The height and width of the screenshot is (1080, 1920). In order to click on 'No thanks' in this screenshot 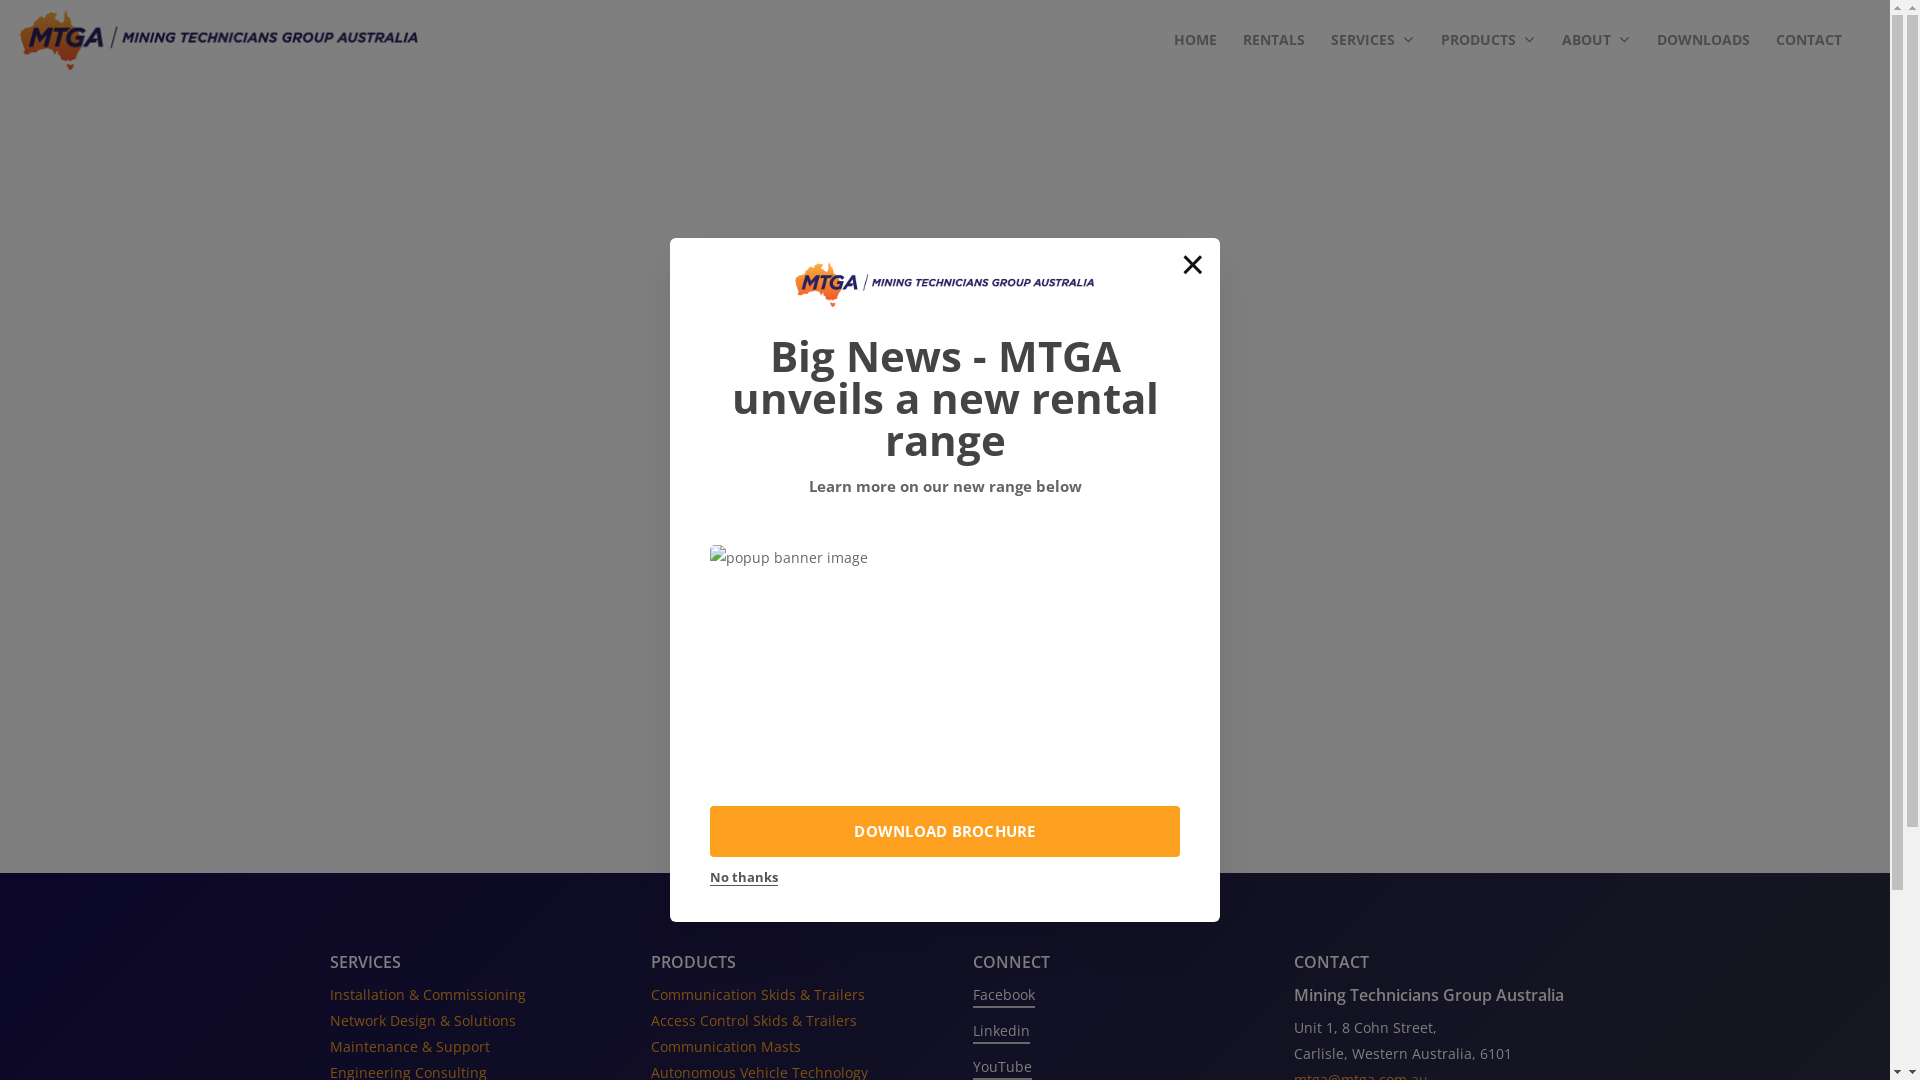, I will do `click(710, 877)`.